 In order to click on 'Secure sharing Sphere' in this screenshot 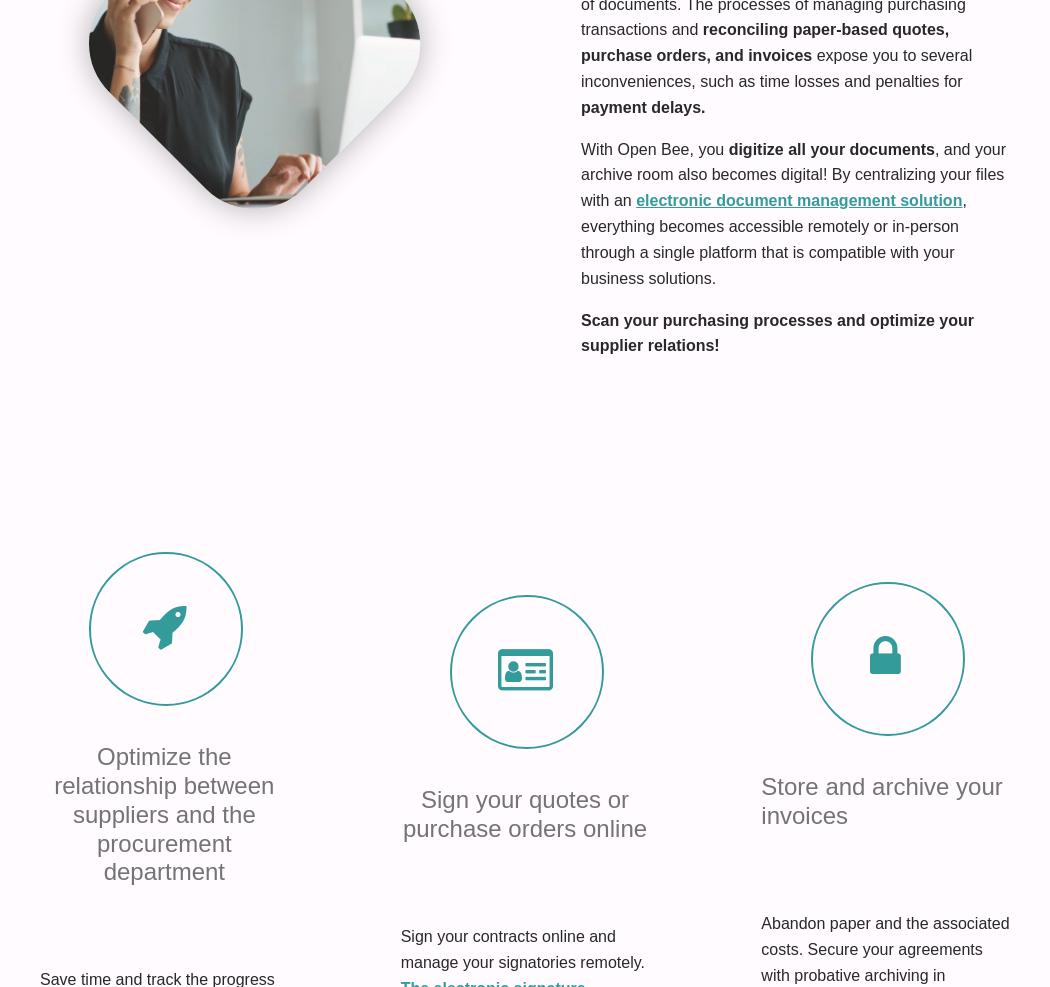, I will do `click(103, 726)`.